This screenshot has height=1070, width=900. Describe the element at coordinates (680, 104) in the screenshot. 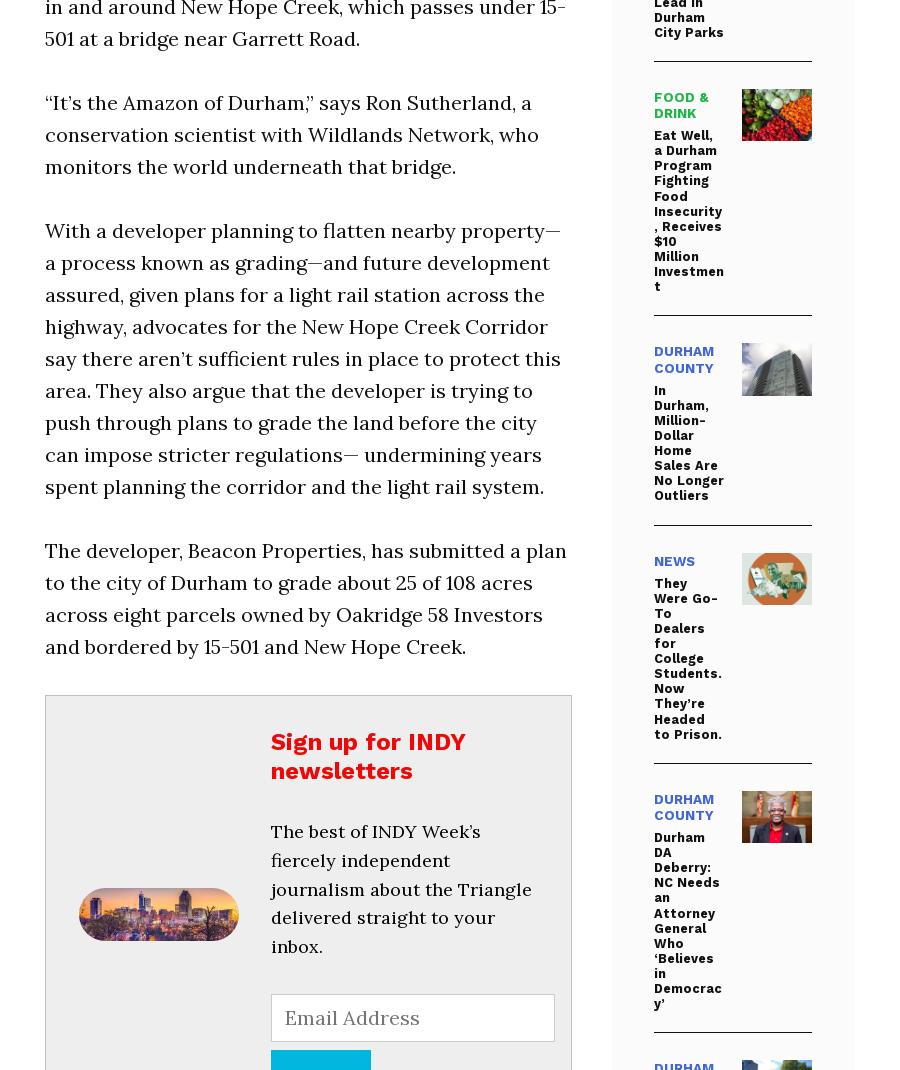

I see `'Food & Drink'` at that location.